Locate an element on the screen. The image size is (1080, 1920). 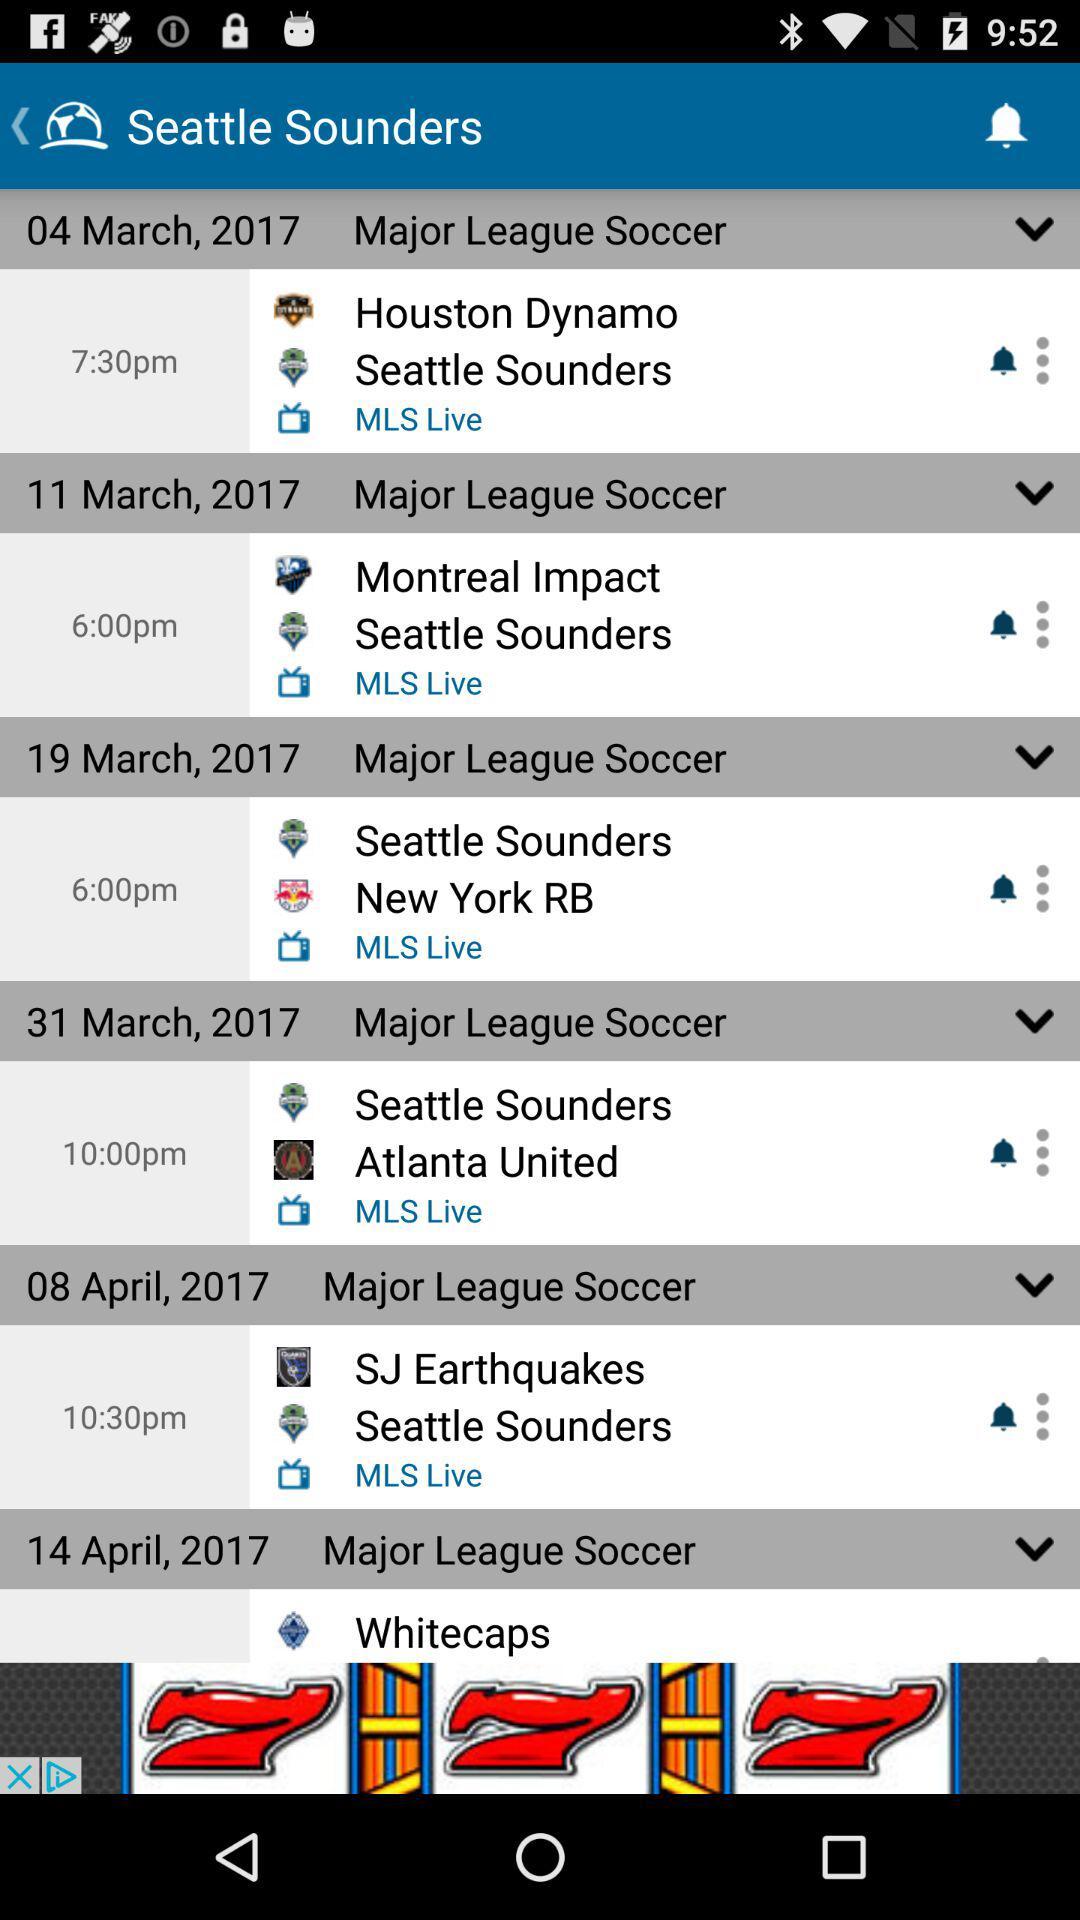
alert option is located at coordinates (1035, 360).